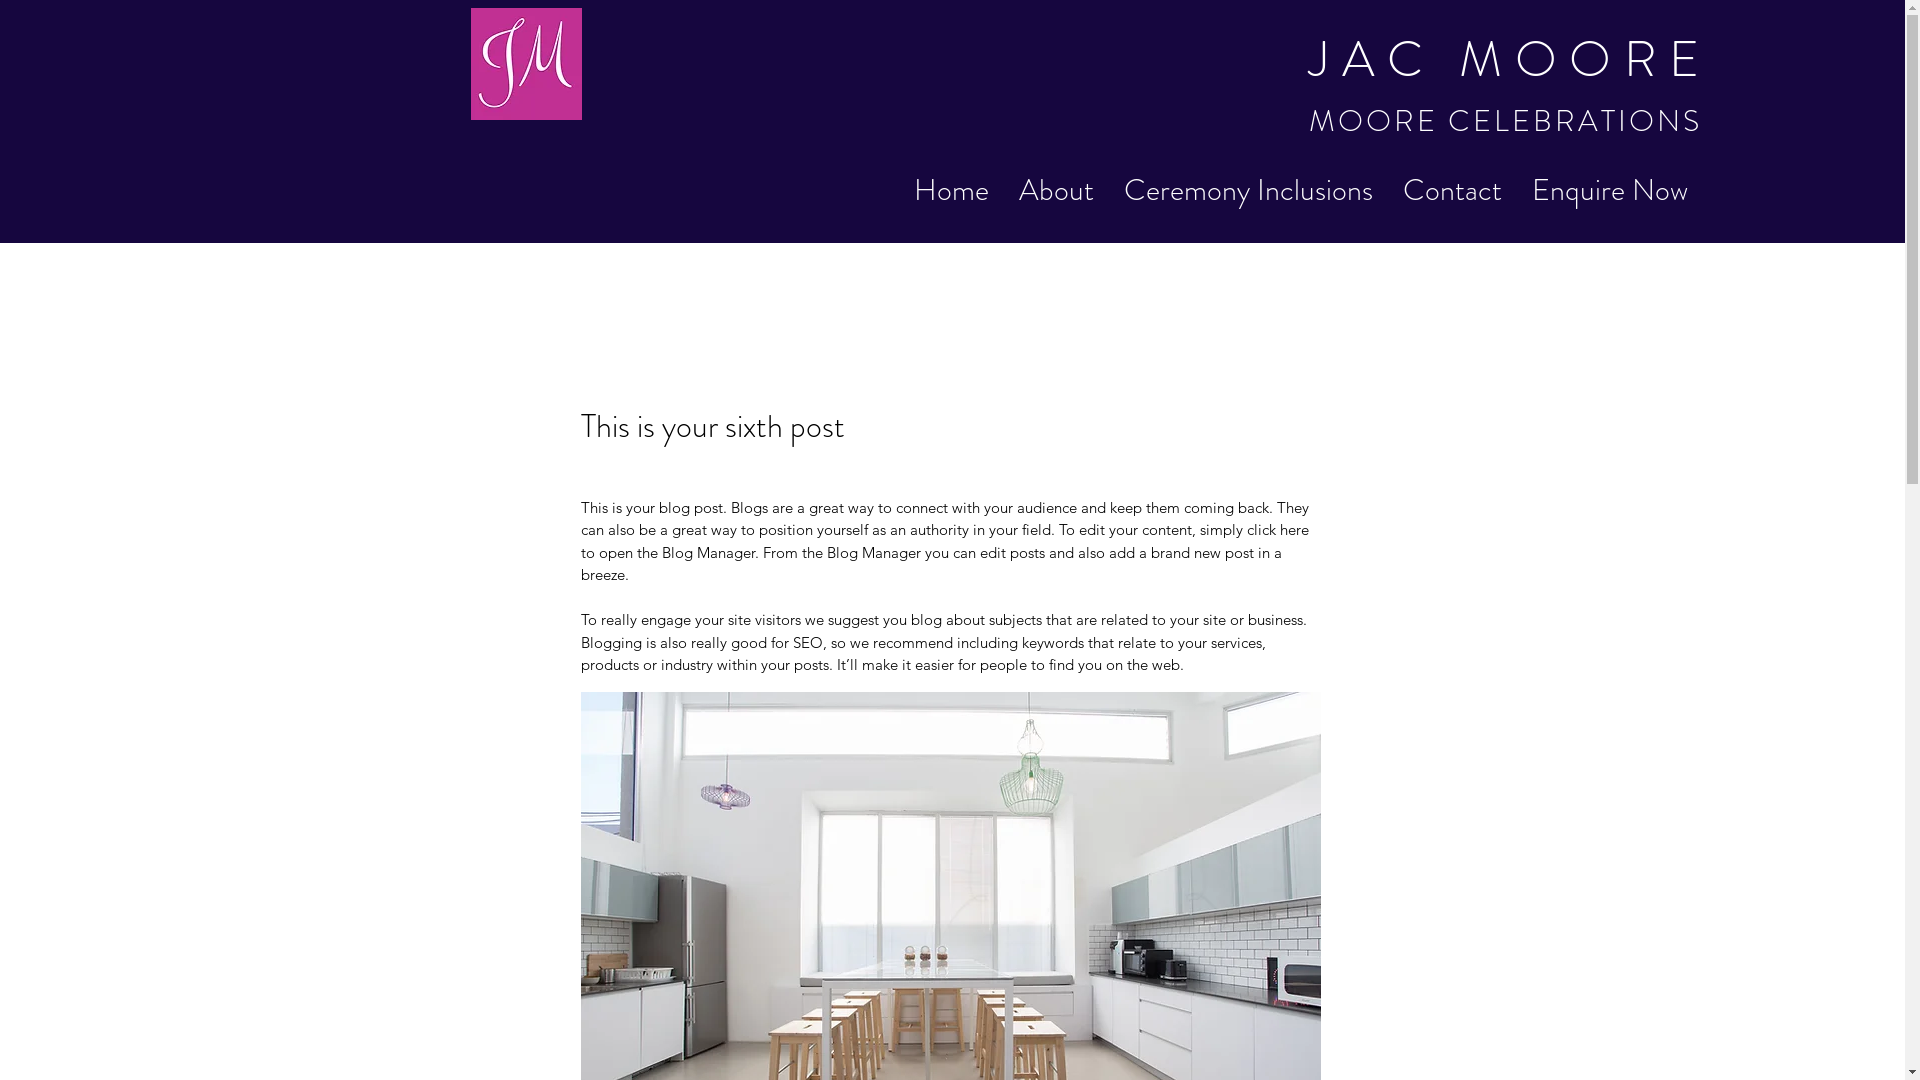 Image resolution: width=1920 pixels, height=1080 pixels. I want to click on 'Home', so click(950, 190).